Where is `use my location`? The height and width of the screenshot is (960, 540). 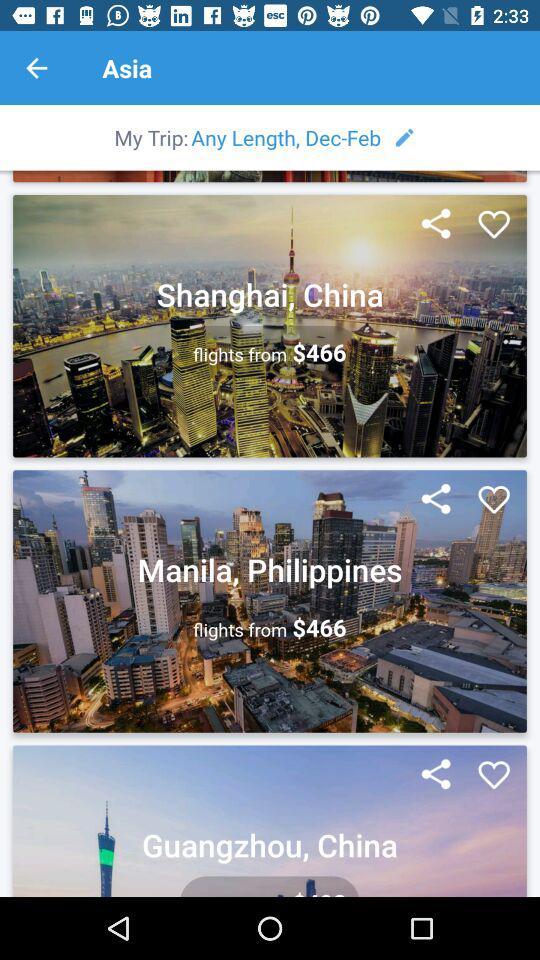
use my location is located at coordinates (435, 499).